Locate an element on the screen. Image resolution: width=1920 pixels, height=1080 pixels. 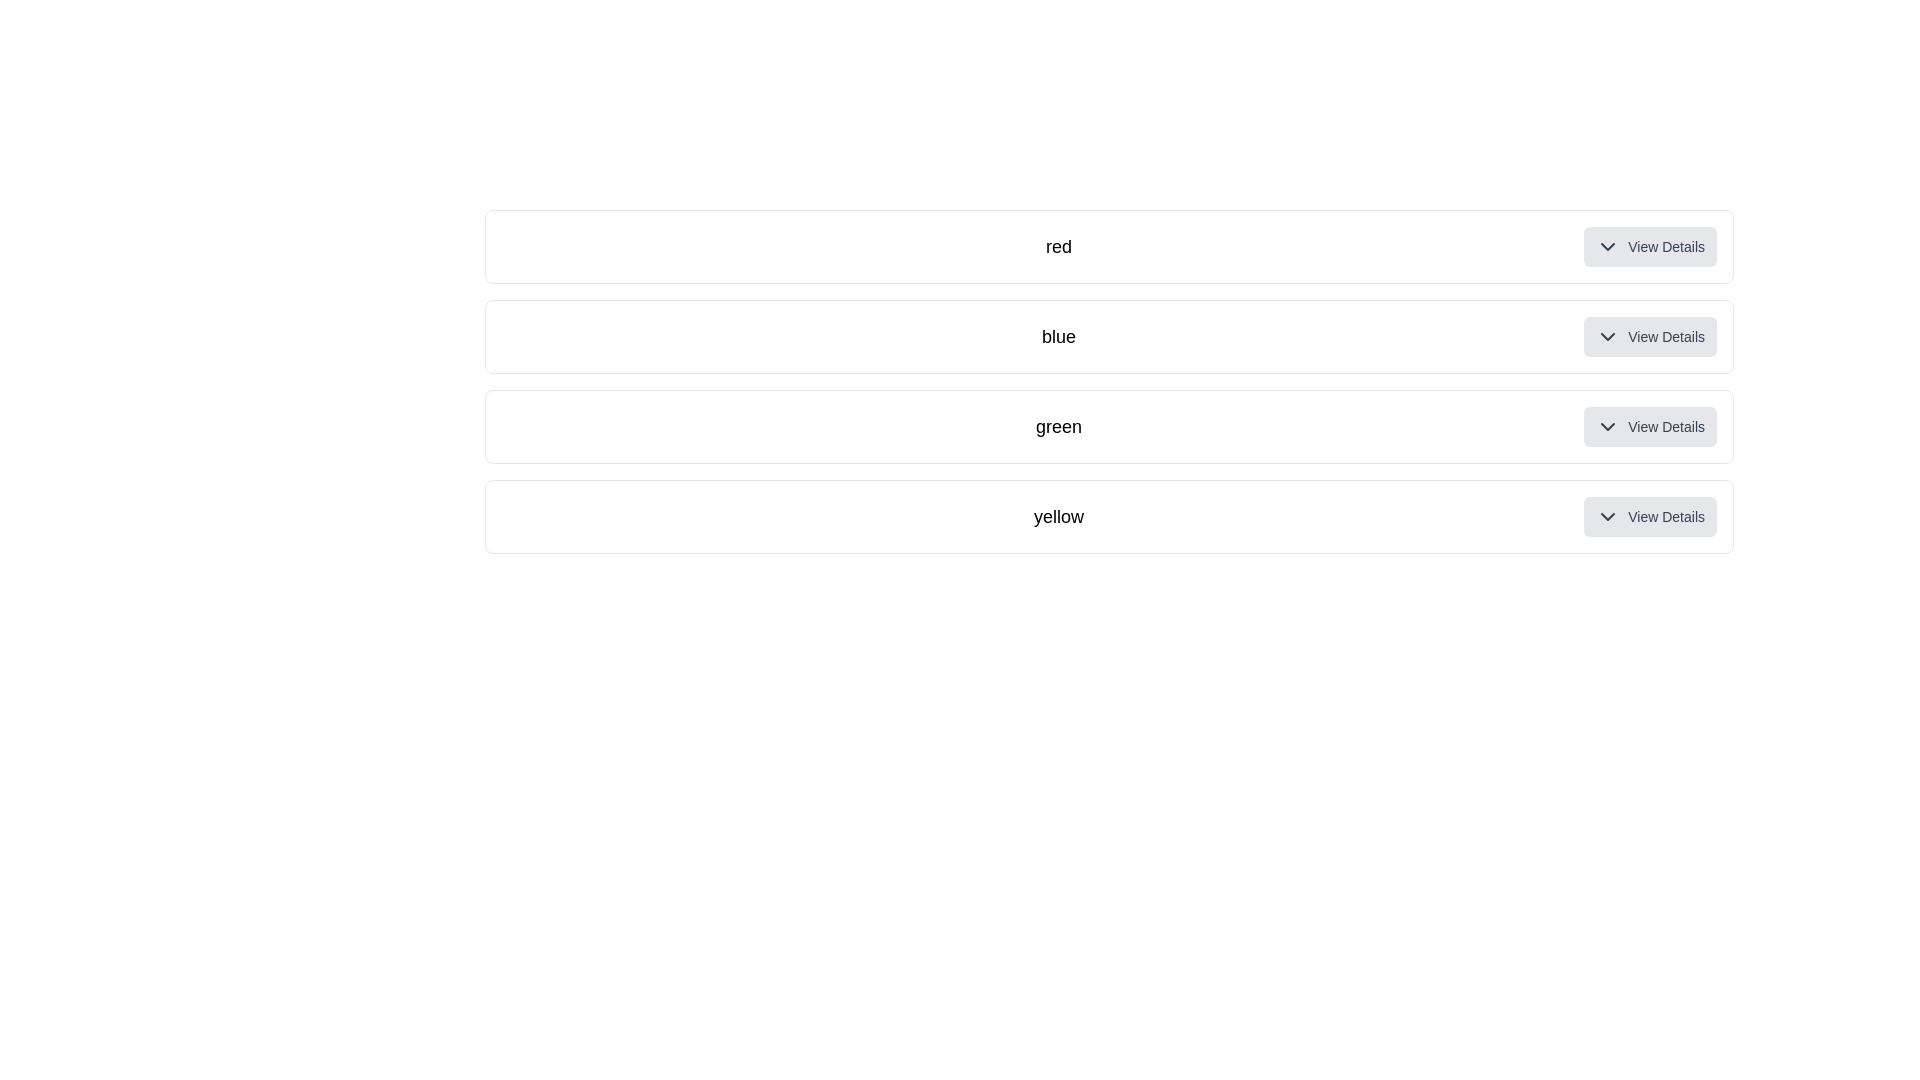
the 'View Details' button with a light gray background and rounded corners, located on the far right side of the row that includes a yellow circular icon and the text 'yellow' is located at coordinates (1650, 515).